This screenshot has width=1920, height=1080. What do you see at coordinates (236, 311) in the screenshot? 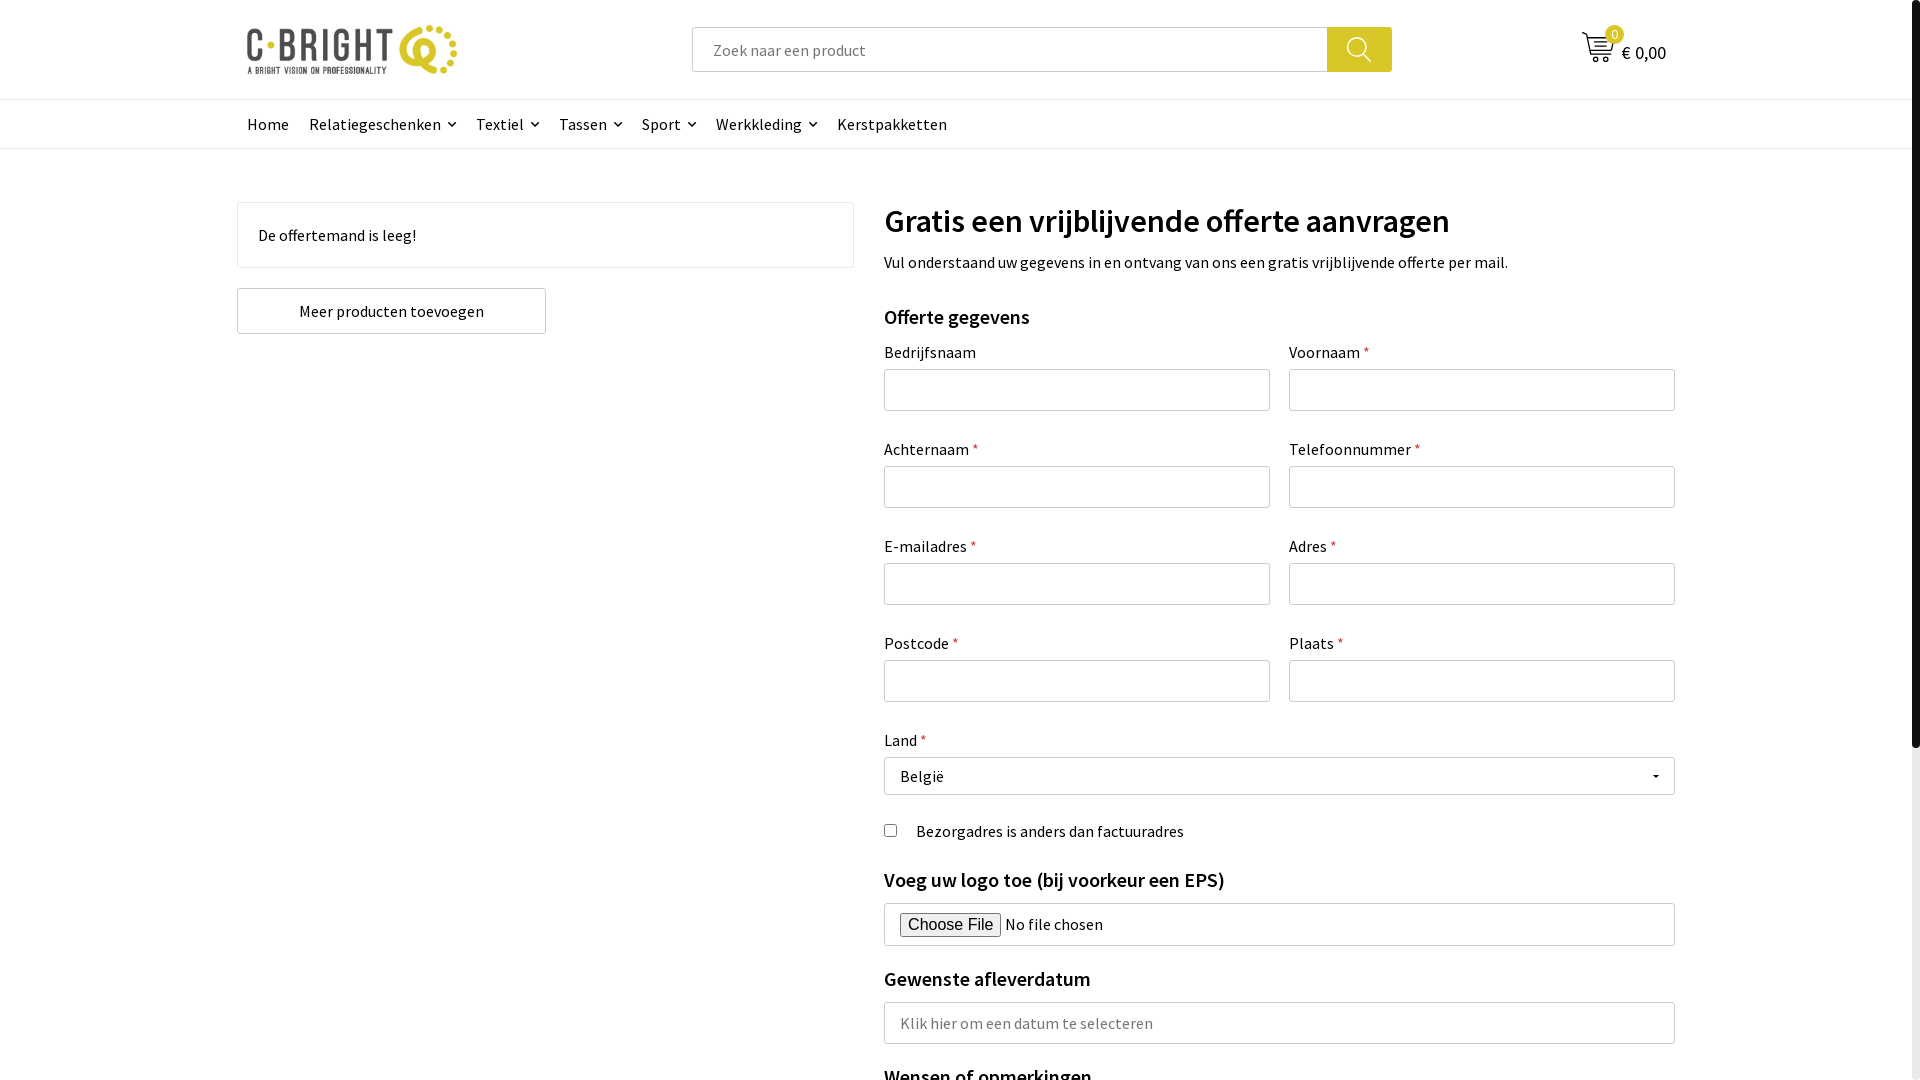
I see `'Meer producten toevoegen'` at bounding box center [236, 311].